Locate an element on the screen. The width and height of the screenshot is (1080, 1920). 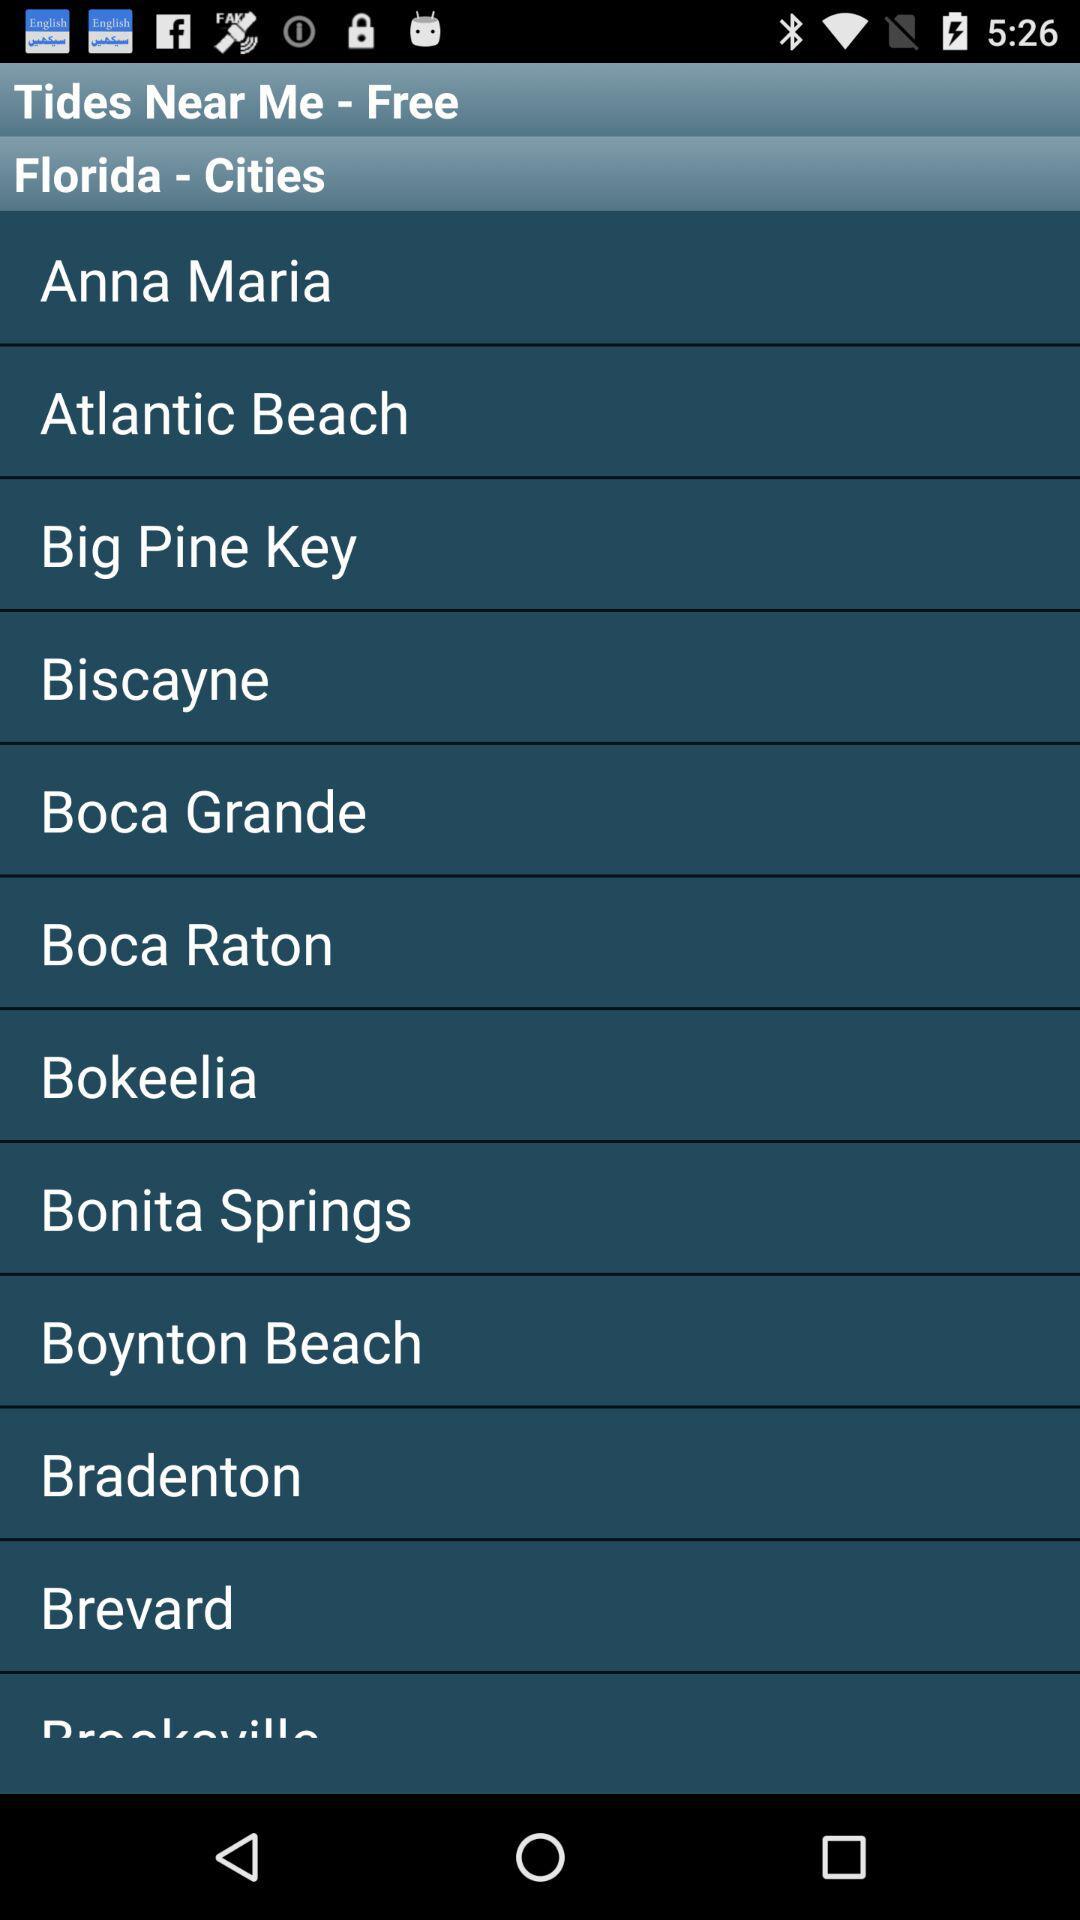
brevard app is located at coordinates (540, 1606).